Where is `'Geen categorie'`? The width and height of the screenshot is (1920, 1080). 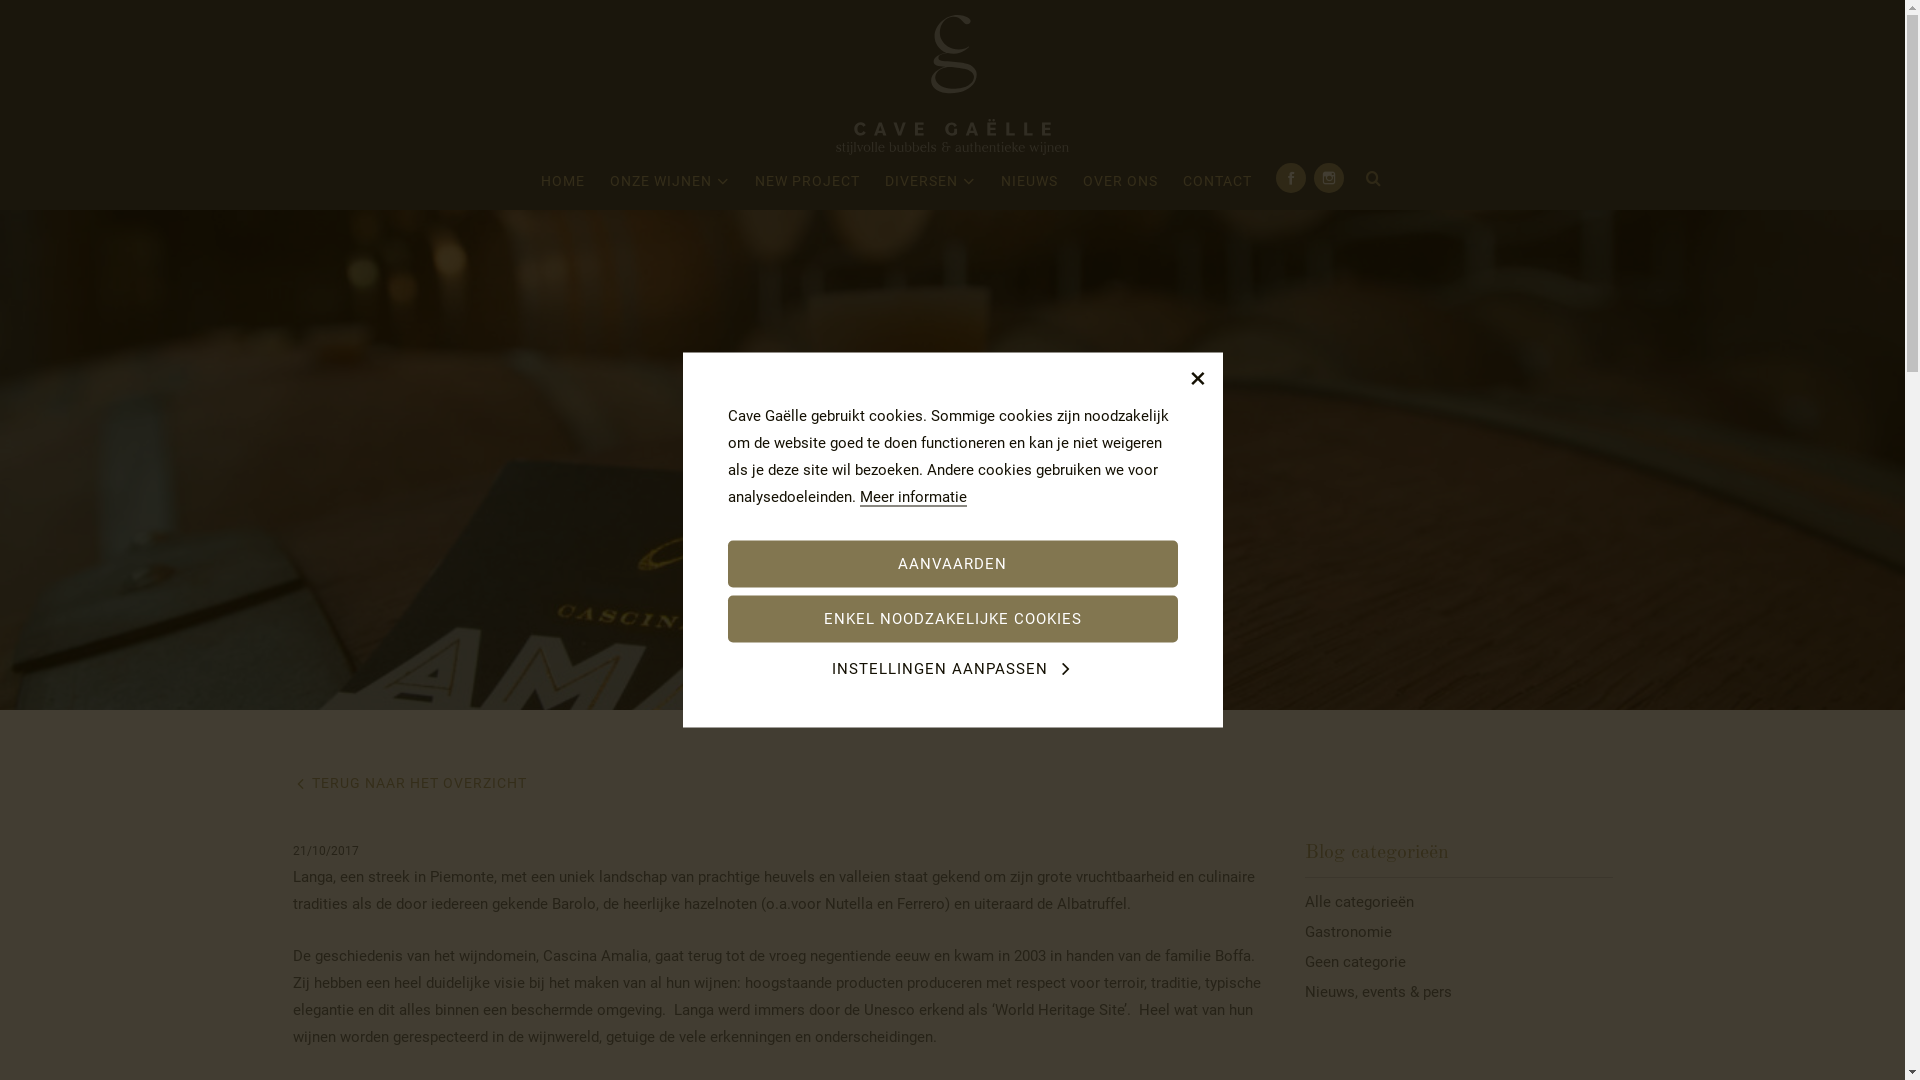
'Geen categorie' is located at coordinates (1459, 960).